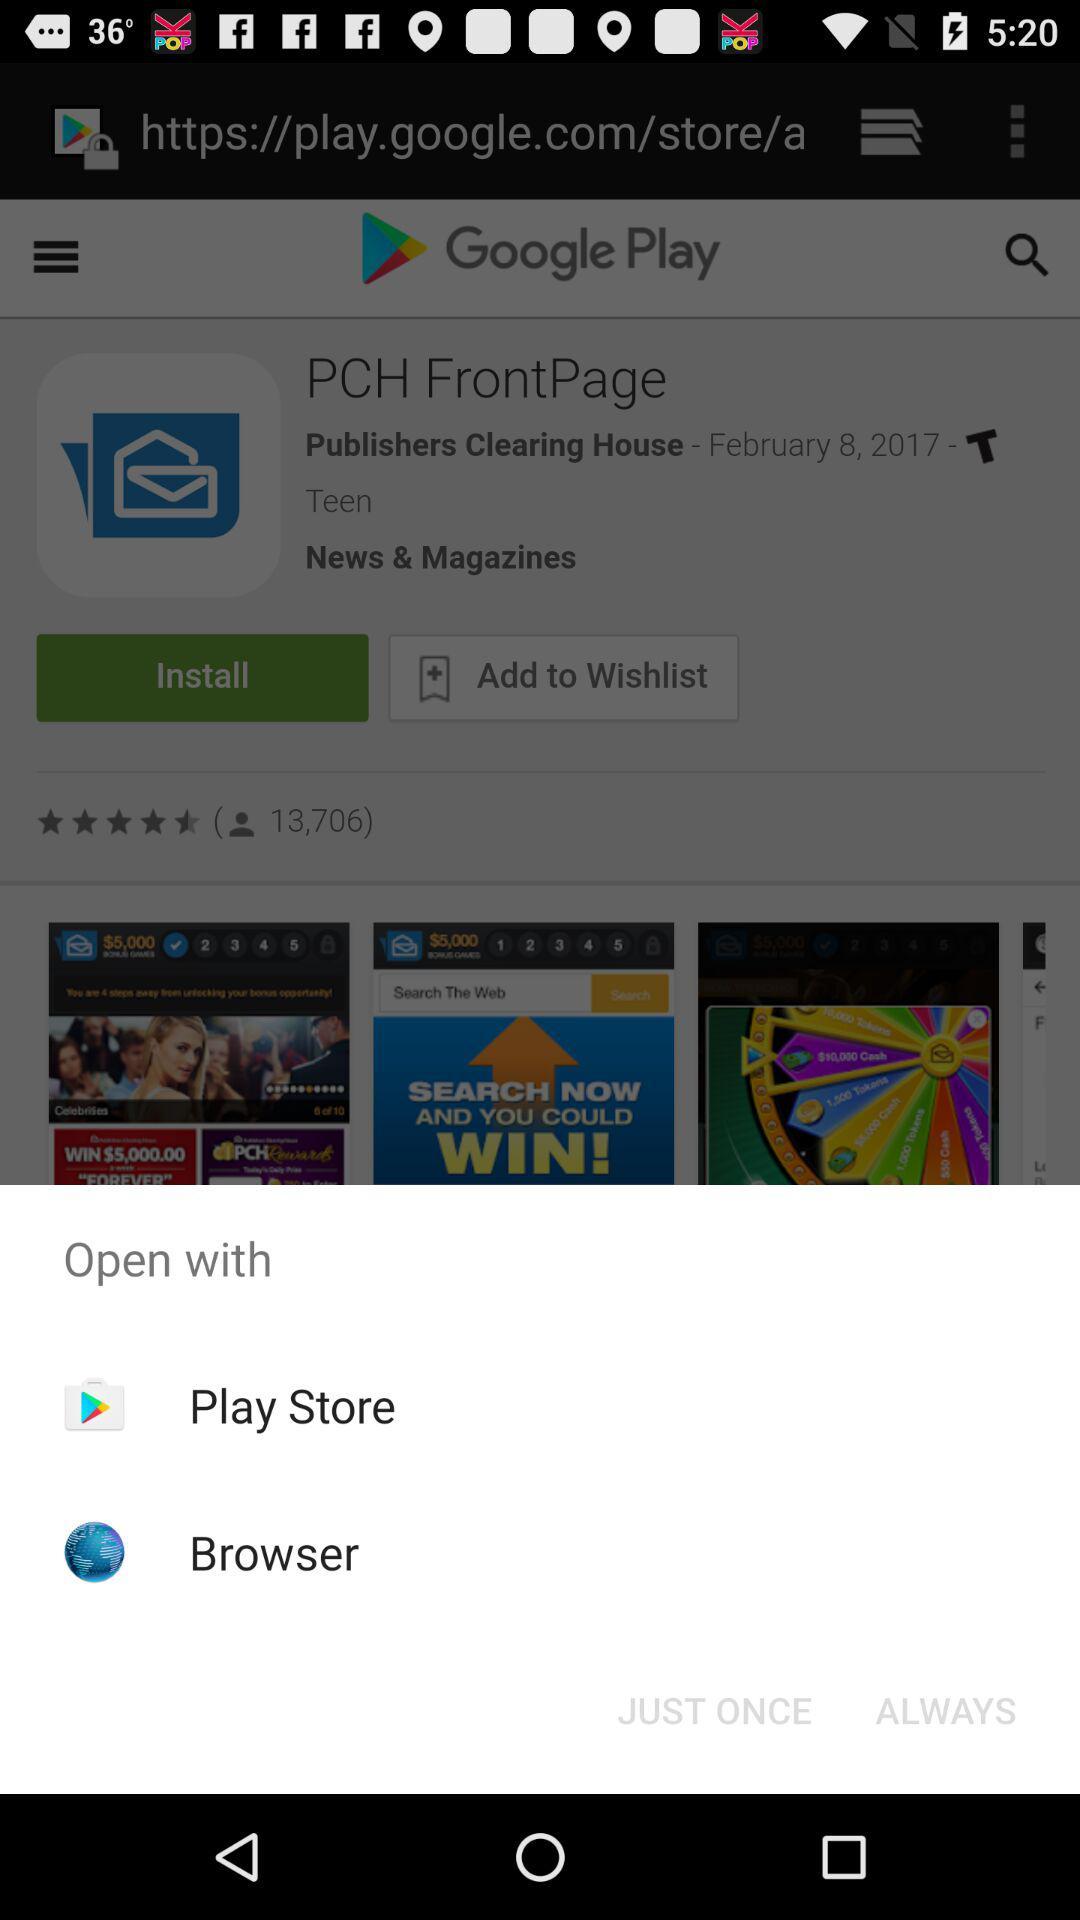 This screenshot has height=1920, width=1080. I want to click on the icon at the bottom right corner, so click(945, 1708).